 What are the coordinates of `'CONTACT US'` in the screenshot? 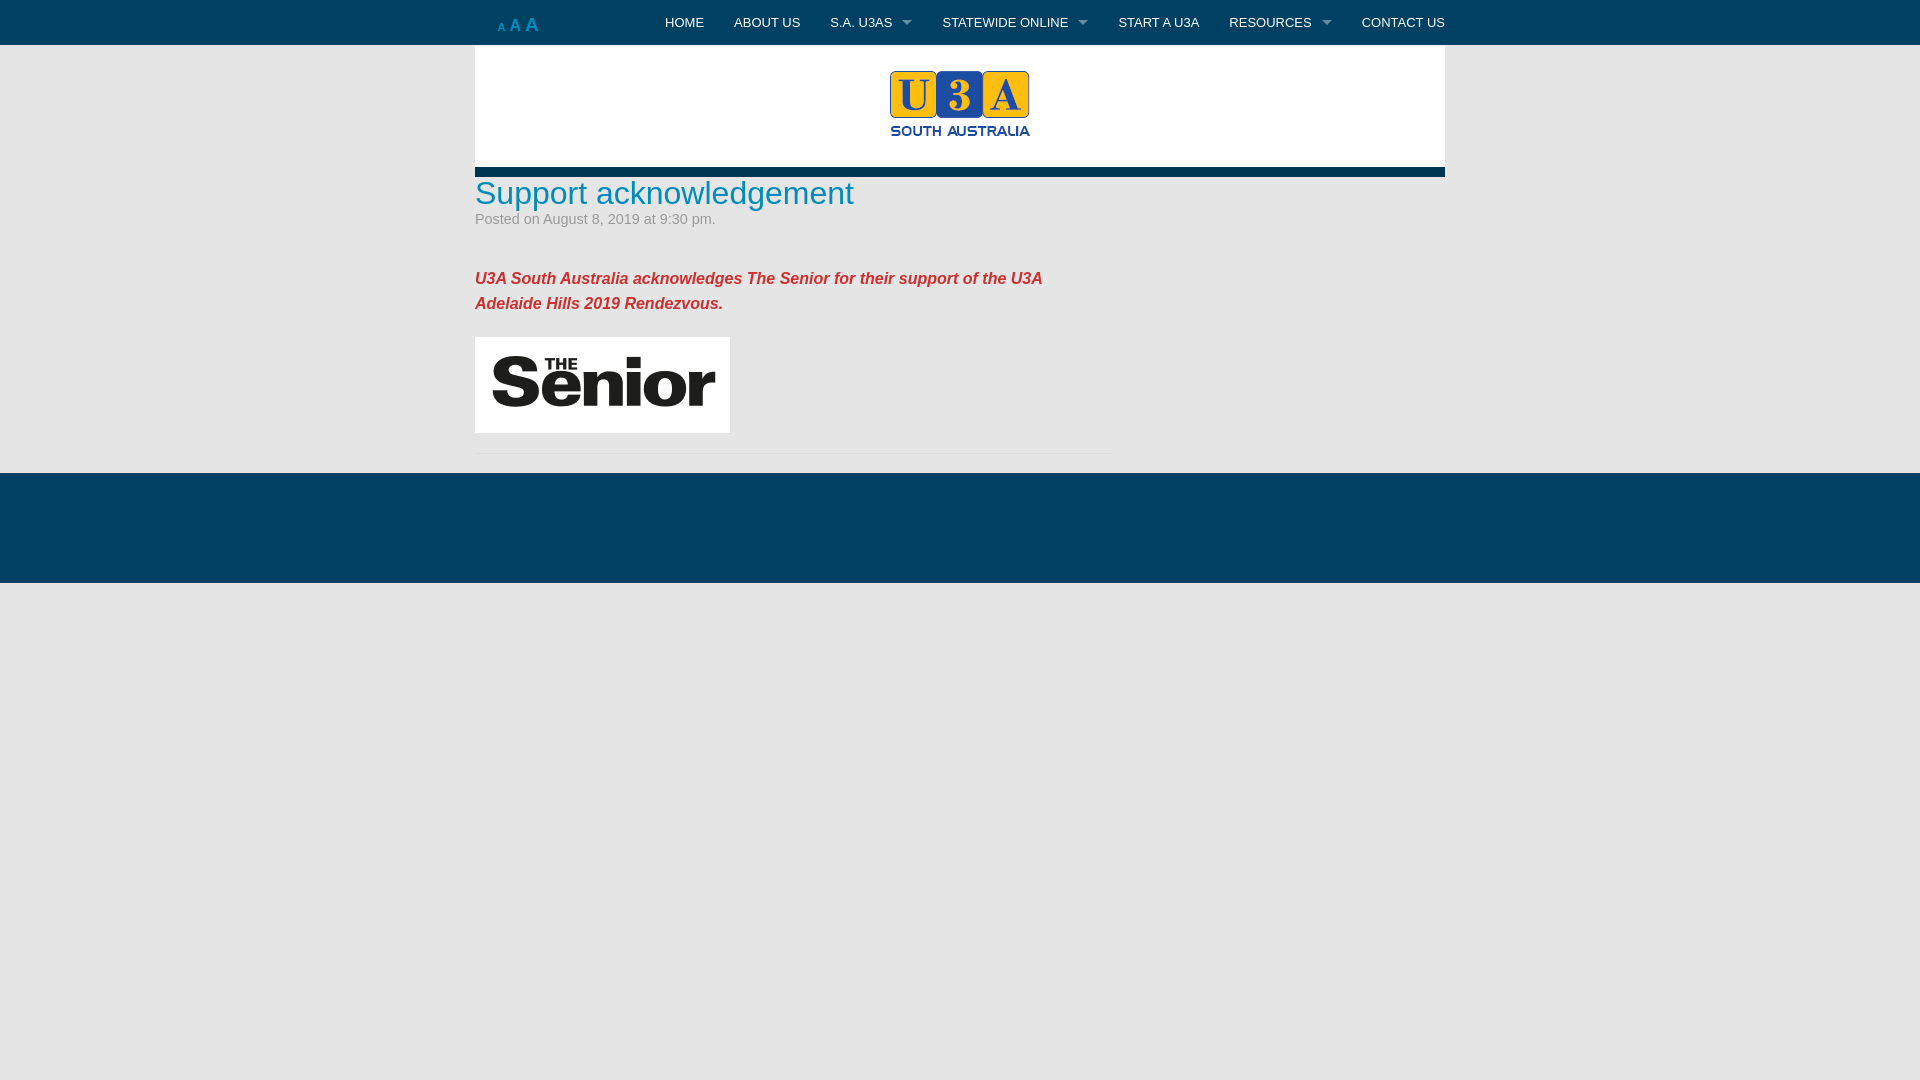 It's located at (1402, 22).